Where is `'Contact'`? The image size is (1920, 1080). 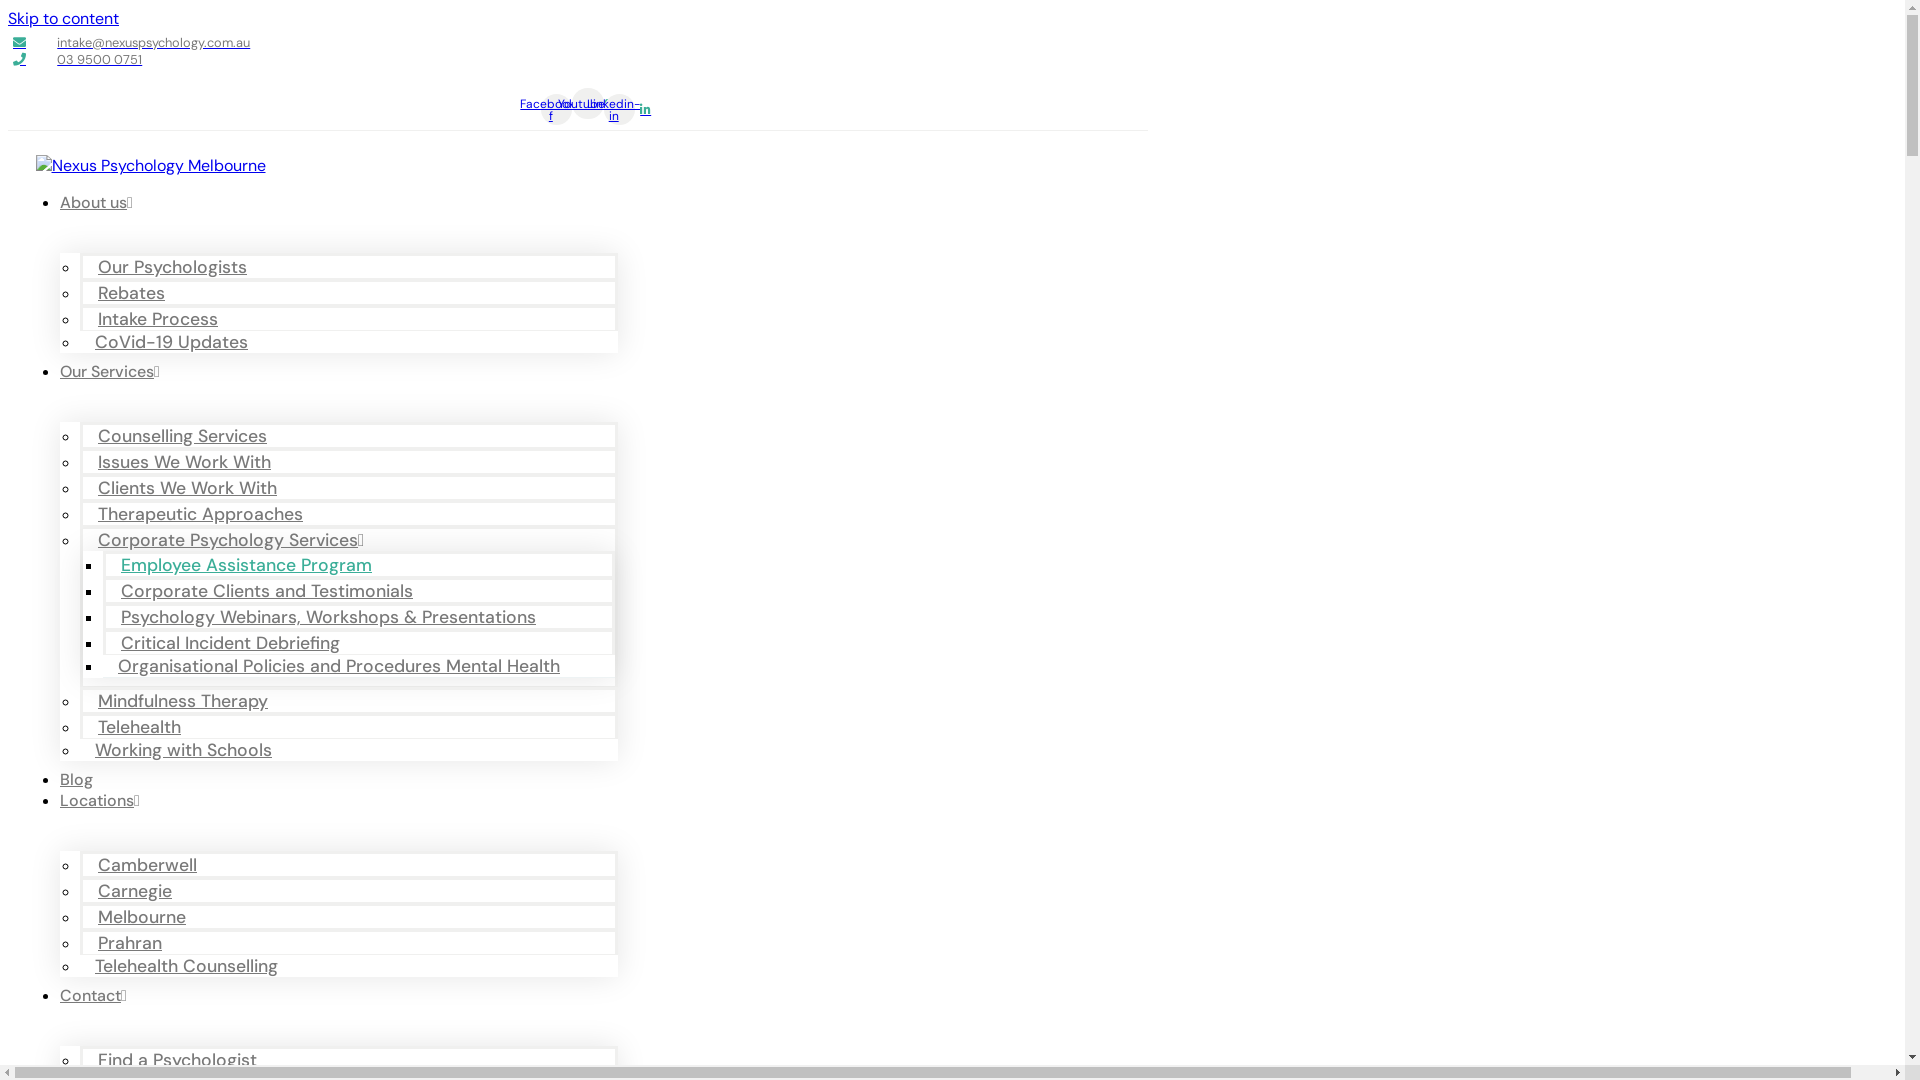 'Contact' is located at coordinates (92, 995).